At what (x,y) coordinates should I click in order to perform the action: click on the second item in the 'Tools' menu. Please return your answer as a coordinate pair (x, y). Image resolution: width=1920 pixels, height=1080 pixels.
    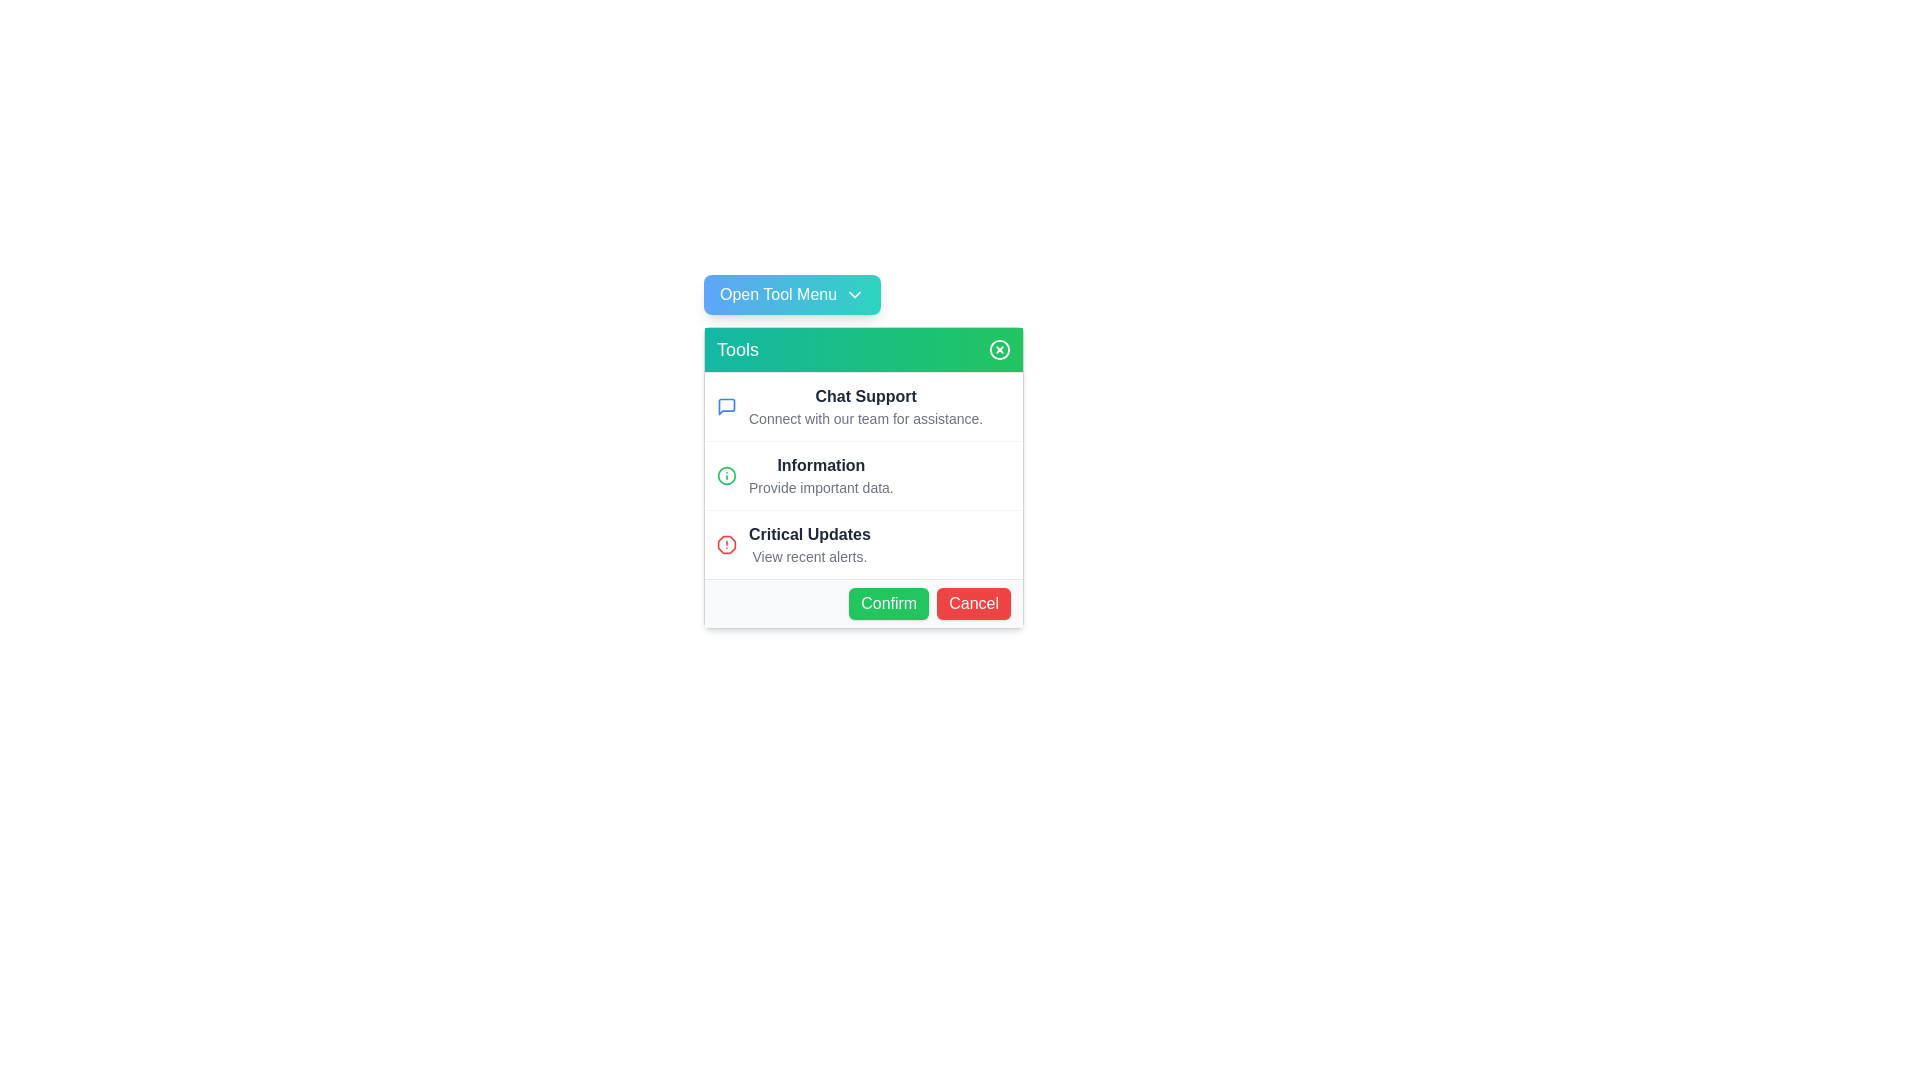
    Looking at the image, I should click on (821, 475).